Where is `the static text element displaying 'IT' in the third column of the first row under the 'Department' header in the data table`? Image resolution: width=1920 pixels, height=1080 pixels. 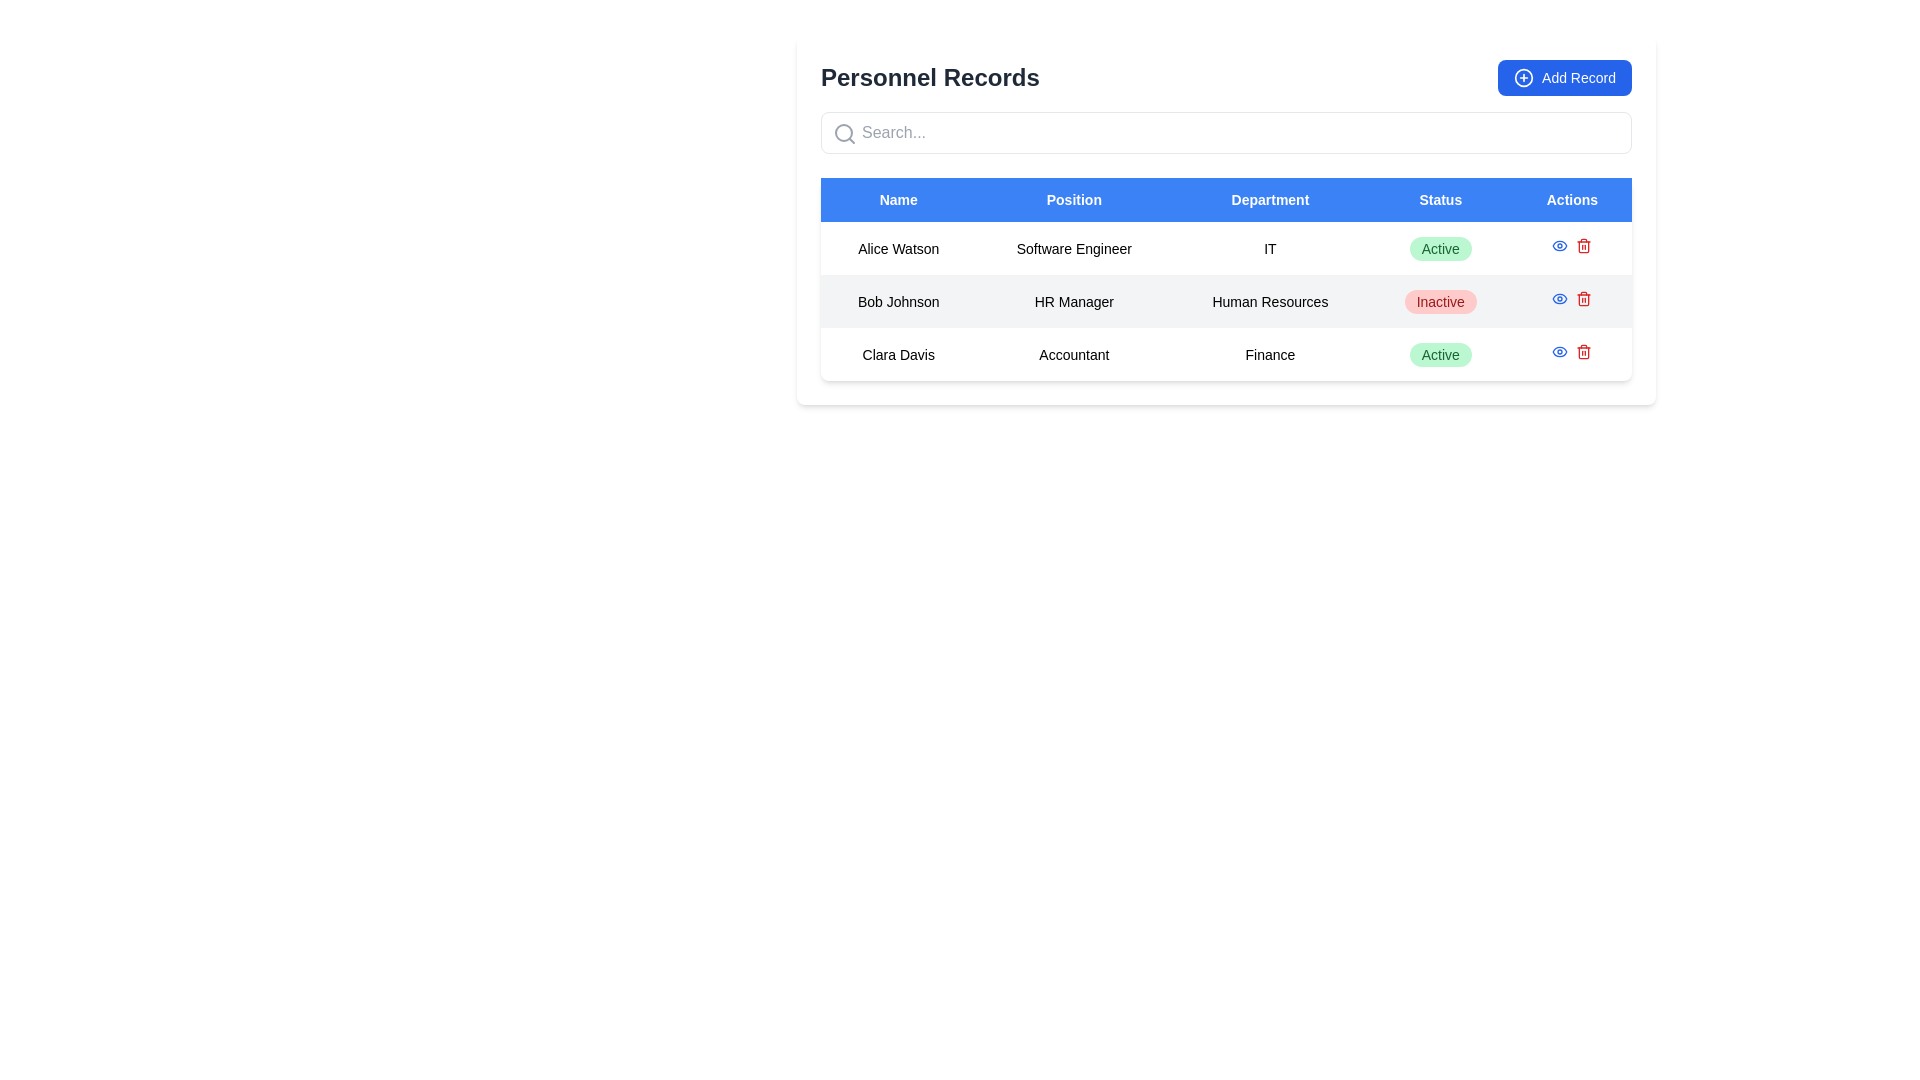
the static text element displaying 'IT' in the third column of the first row under the 'Department' header in the data table is located at coordinates (1269, 247).